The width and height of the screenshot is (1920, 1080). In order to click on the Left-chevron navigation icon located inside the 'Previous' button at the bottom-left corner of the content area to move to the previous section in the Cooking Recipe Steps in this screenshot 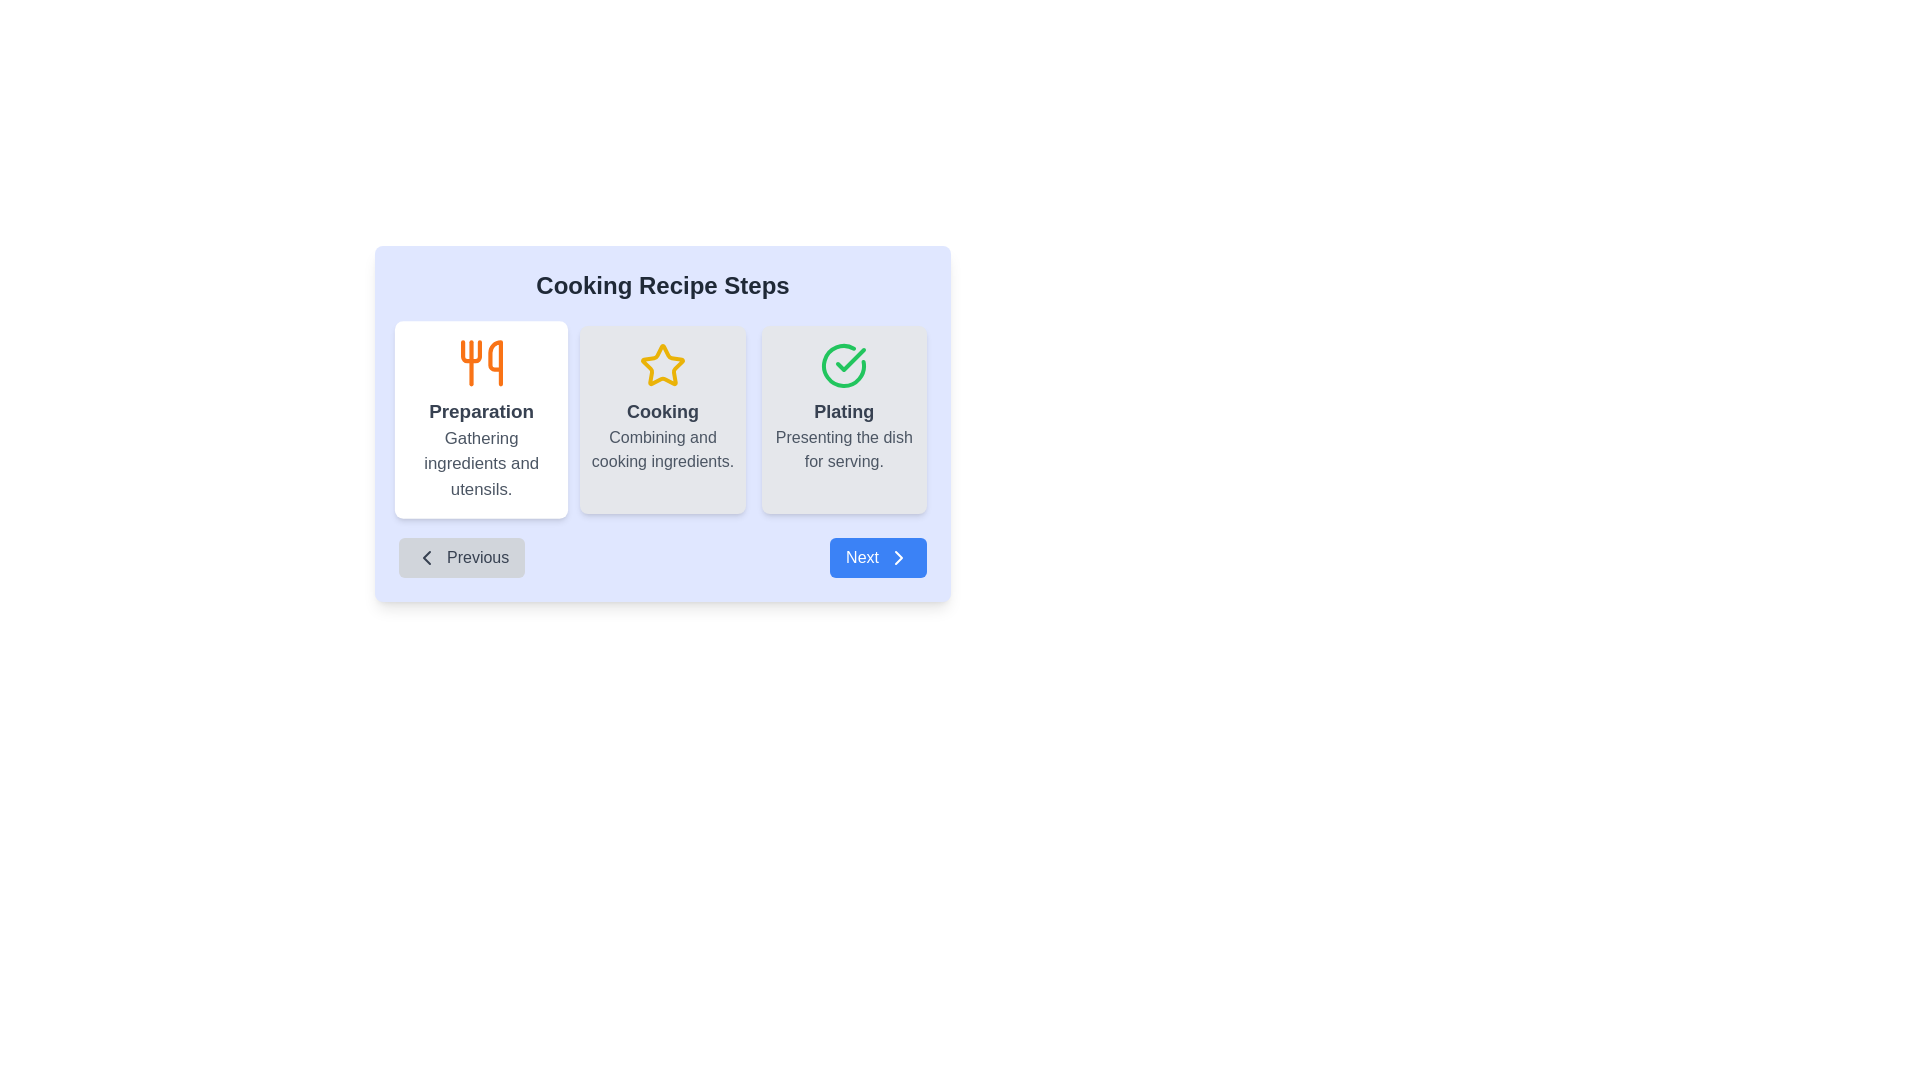, I will do `click(426, 558)`.